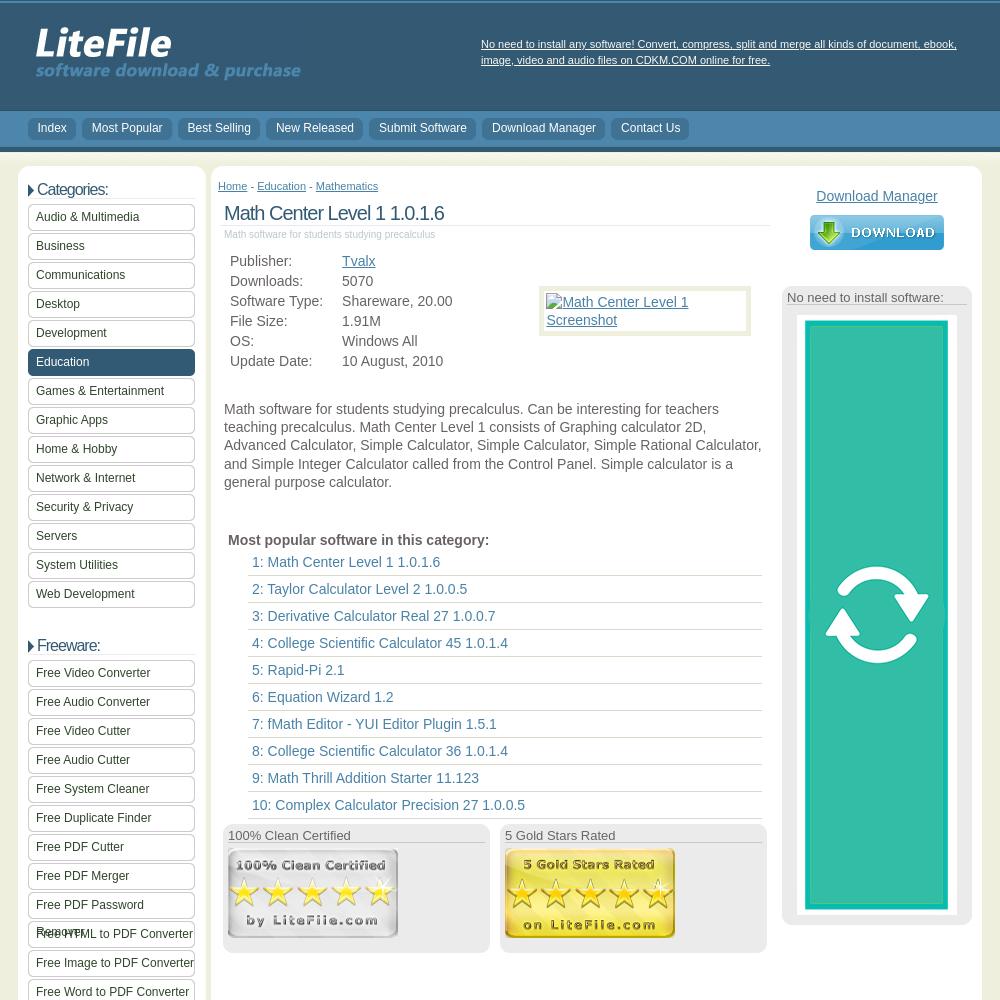 This screenshot has width=1000, height=1000. I want to click on '3: Derivative Calculator Real 27 1.0.0.7', so click(372, 614).